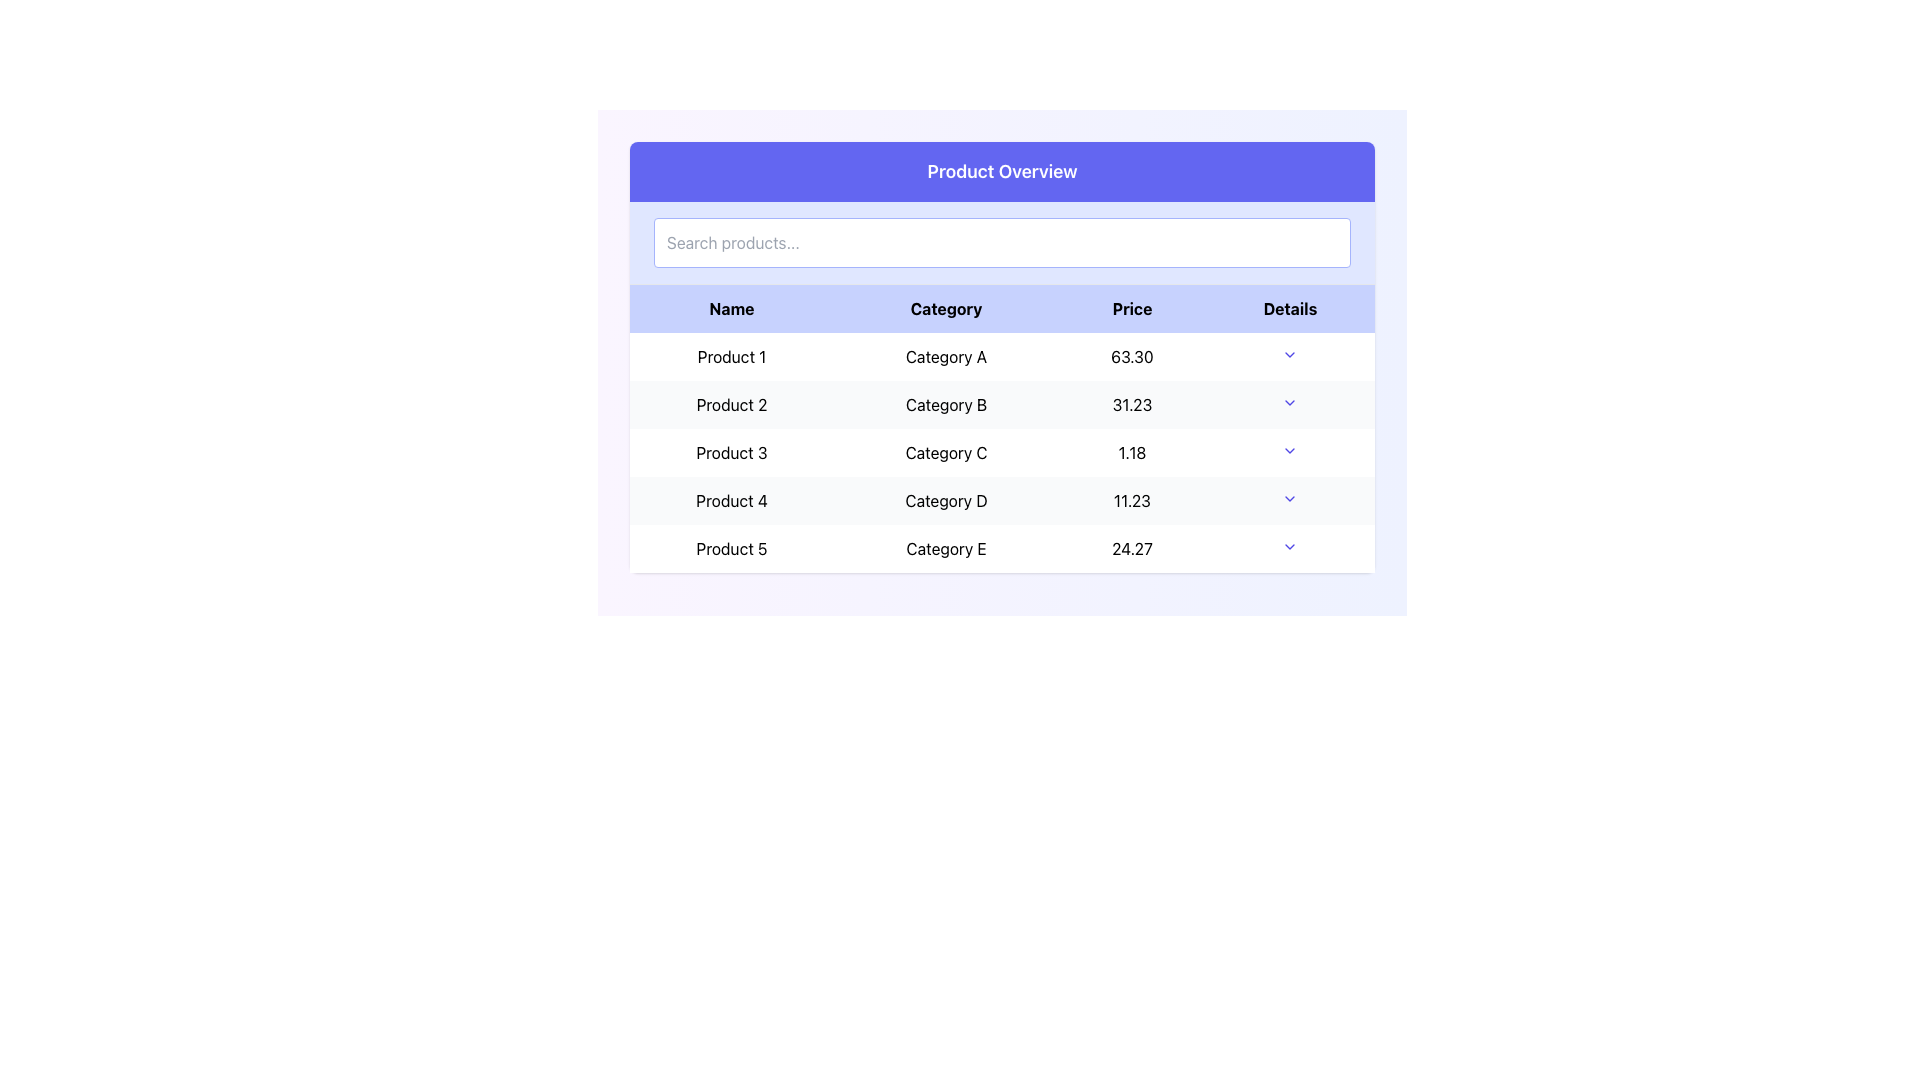 This screenshot has width=1920, height=1080. Describe the element at coordinates (731, 308) in the screenshot. I see `the 'Name' text label, which is displayed in bold black font on a light blue background and is the first header in a row of four headers` at that location.